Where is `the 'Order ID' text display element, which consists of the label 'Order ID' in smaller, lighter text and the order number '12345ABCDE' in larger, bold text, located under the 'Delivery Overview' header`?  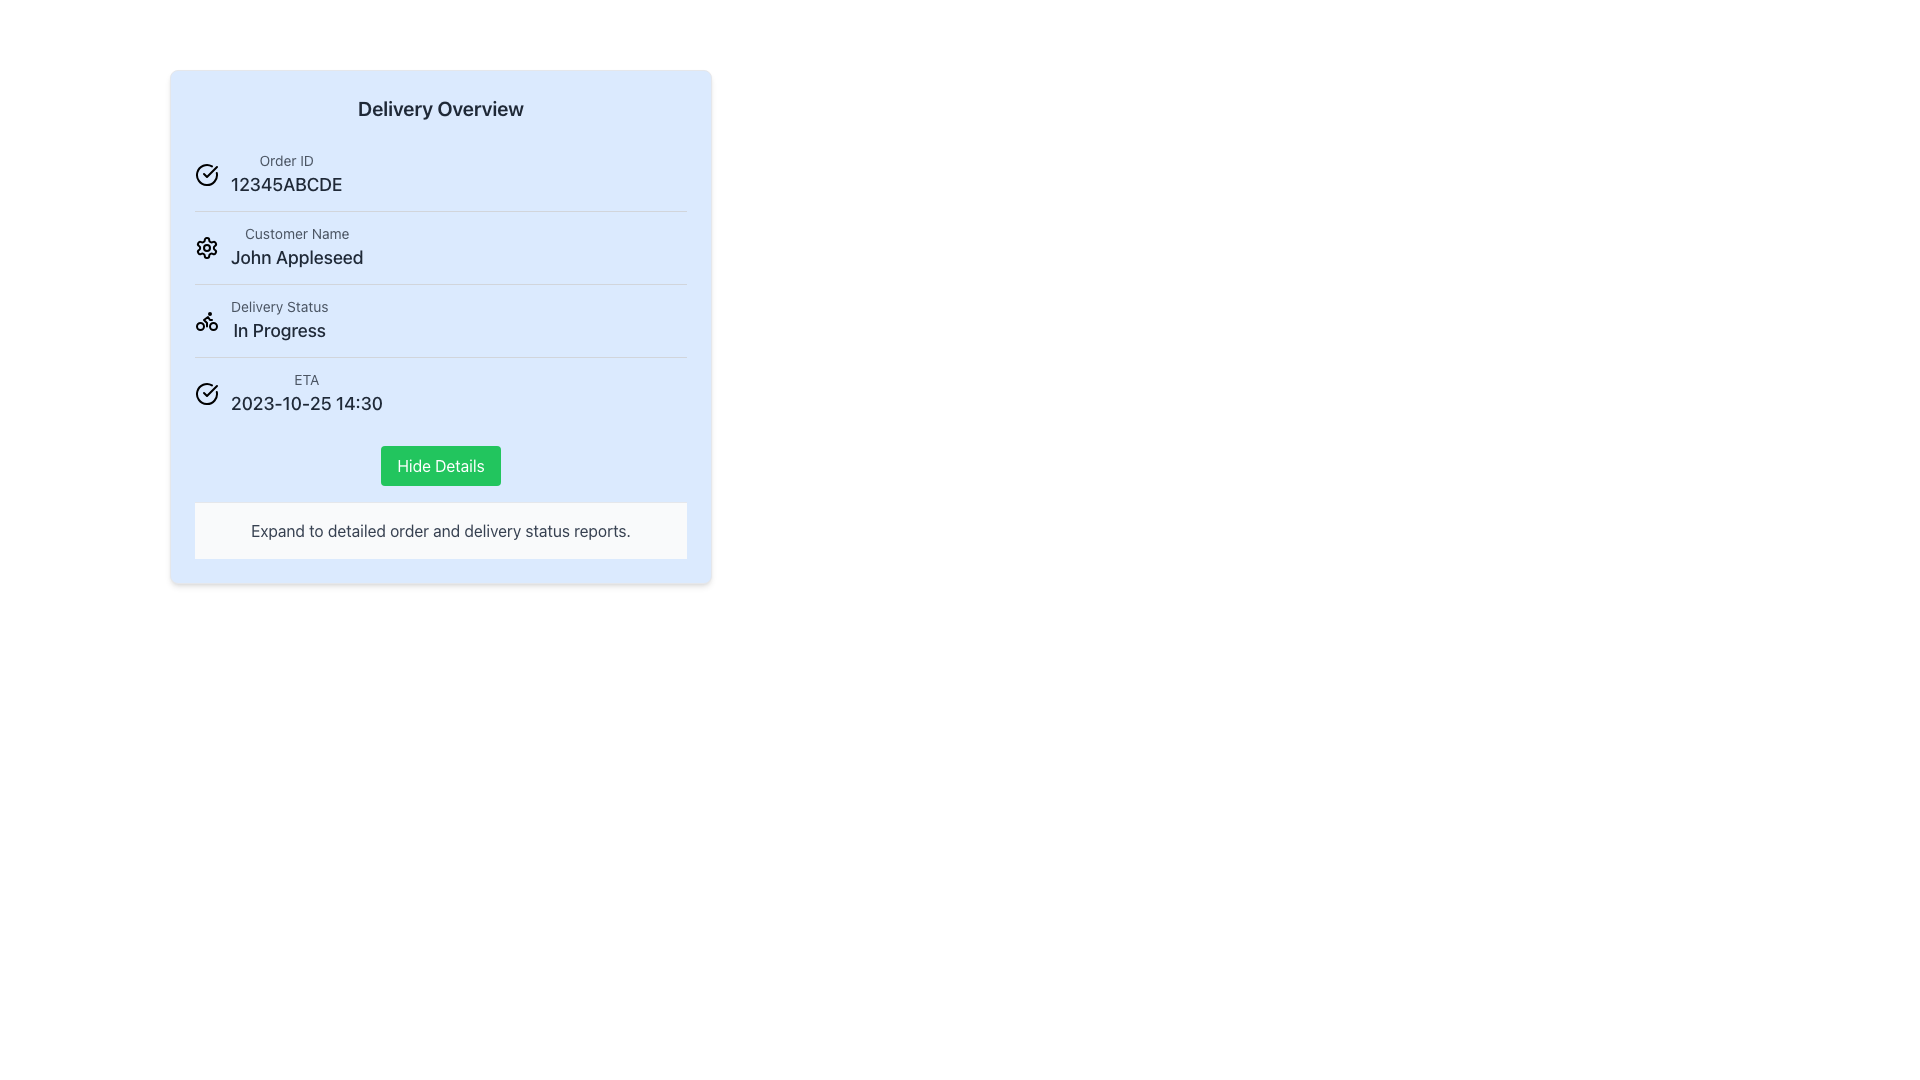
the 'Order ID' text display element, which consists of the label 'Order ID' in smaller, lighter text and the order number '12345ABCDE' in larger, bold text, located under the 'Delivery Overview' header is located at coordinates (285, 173).